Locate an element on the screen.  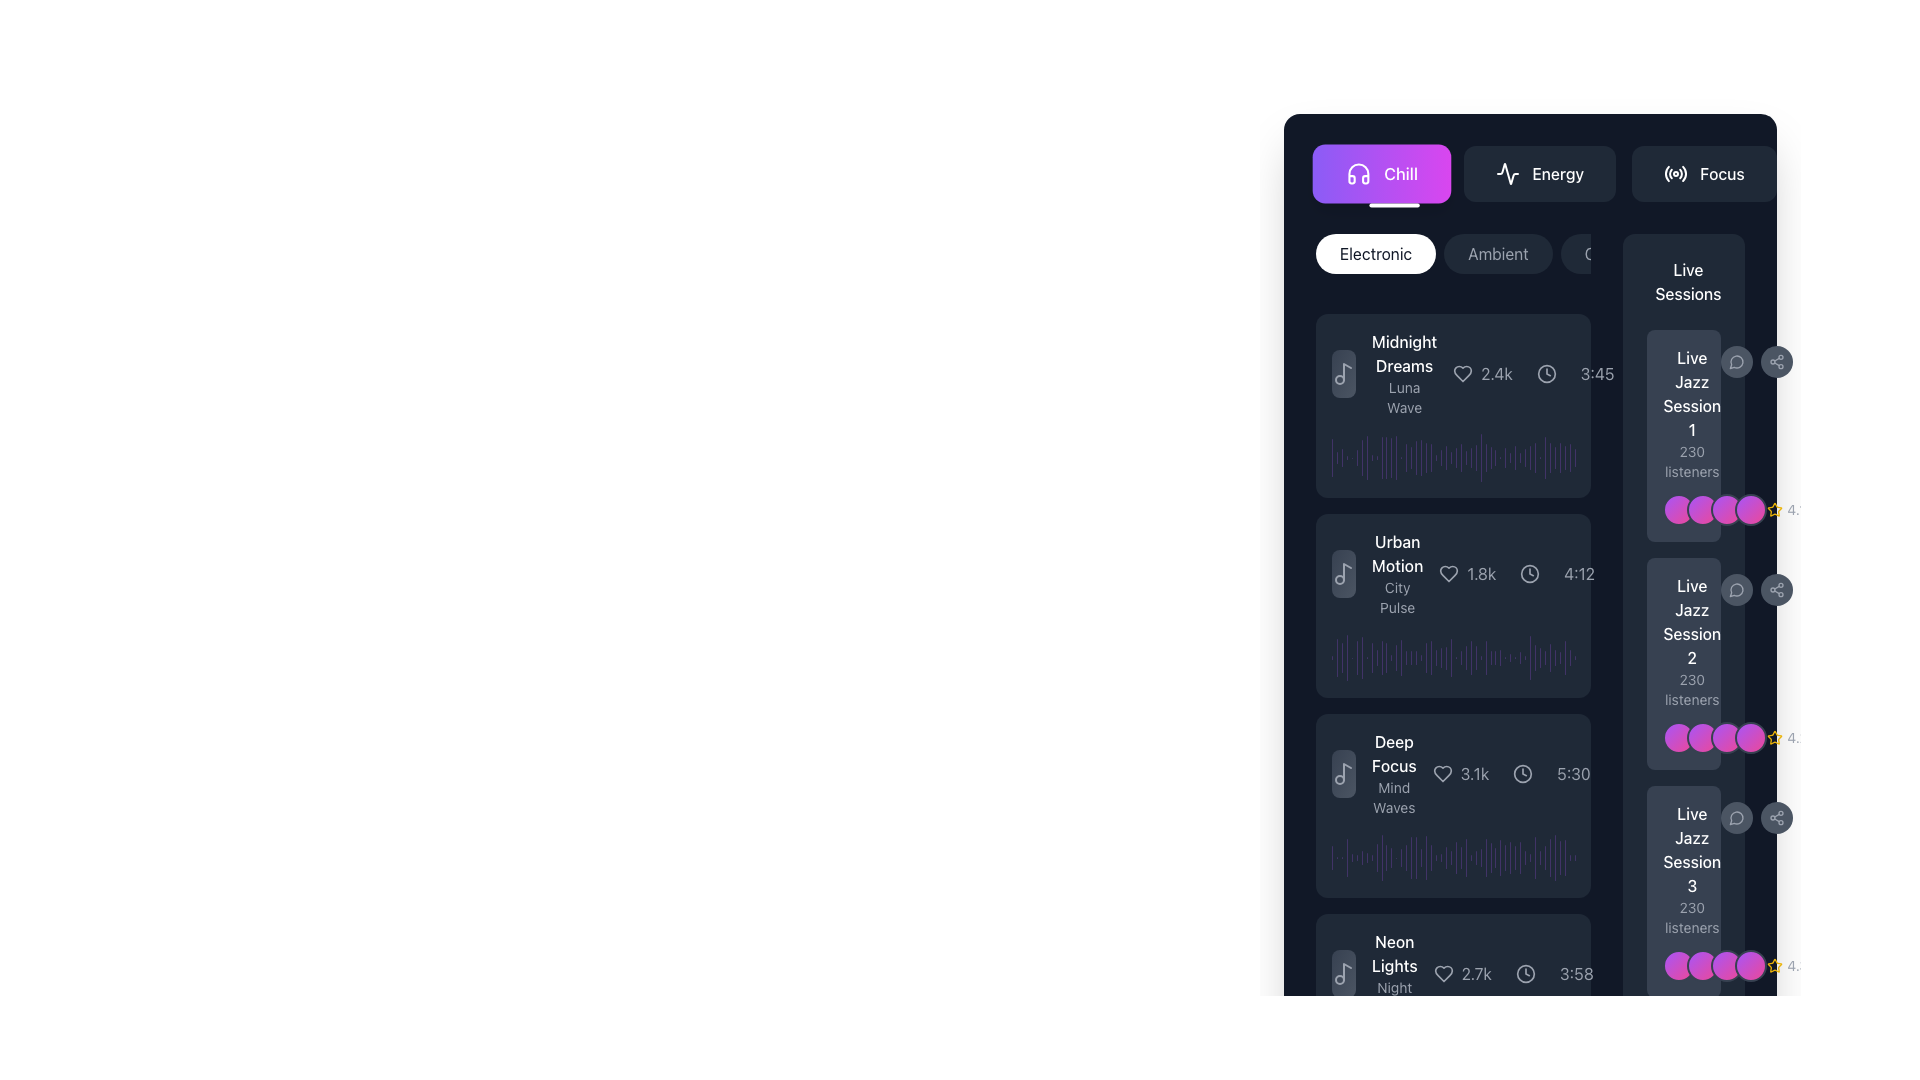
the third decorative circular badge, which features a gradient from purple to pink and is surrounded by a gray border, located in a horizontal line of four similar components next to the text 'Live Jazz Session 1' is located at coordinates (1726, 508).